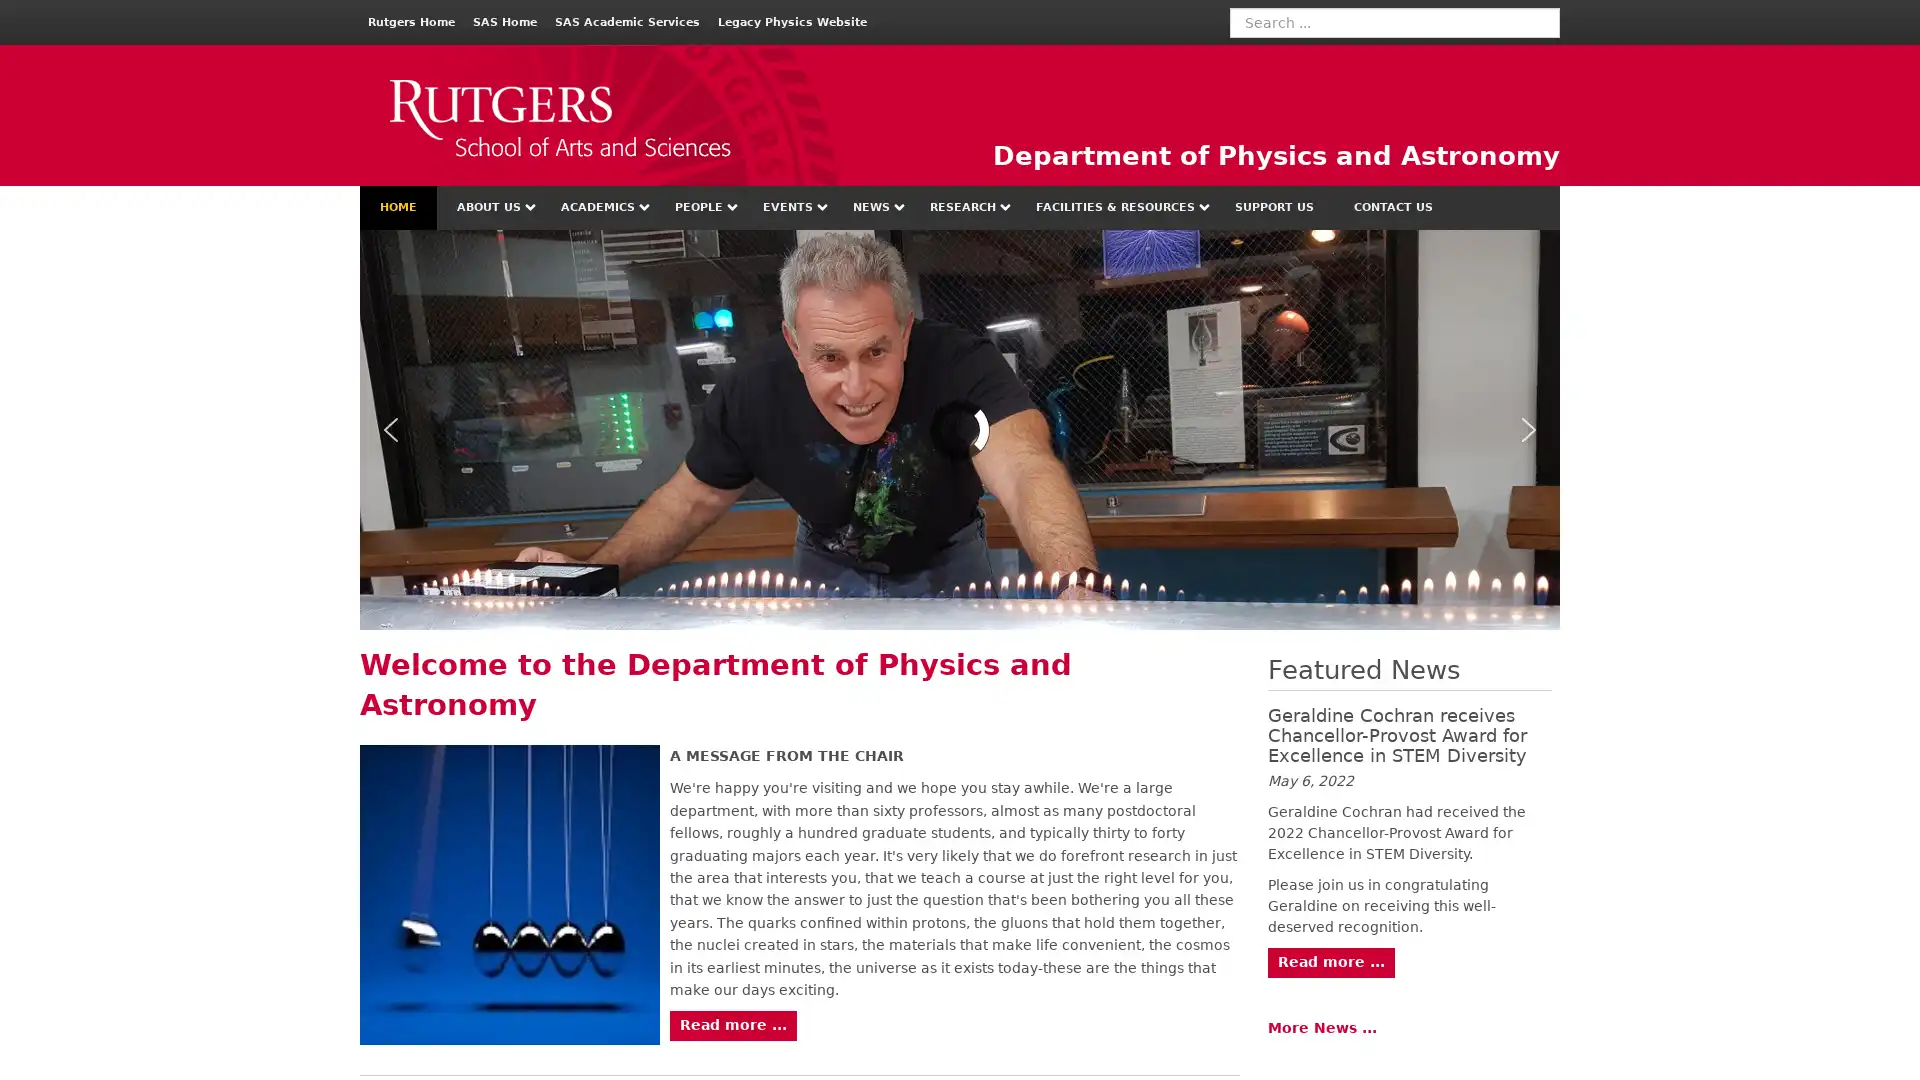 This screenshot has height=1080, width=1920. I want to click on previous arrow, so click(390, 428).